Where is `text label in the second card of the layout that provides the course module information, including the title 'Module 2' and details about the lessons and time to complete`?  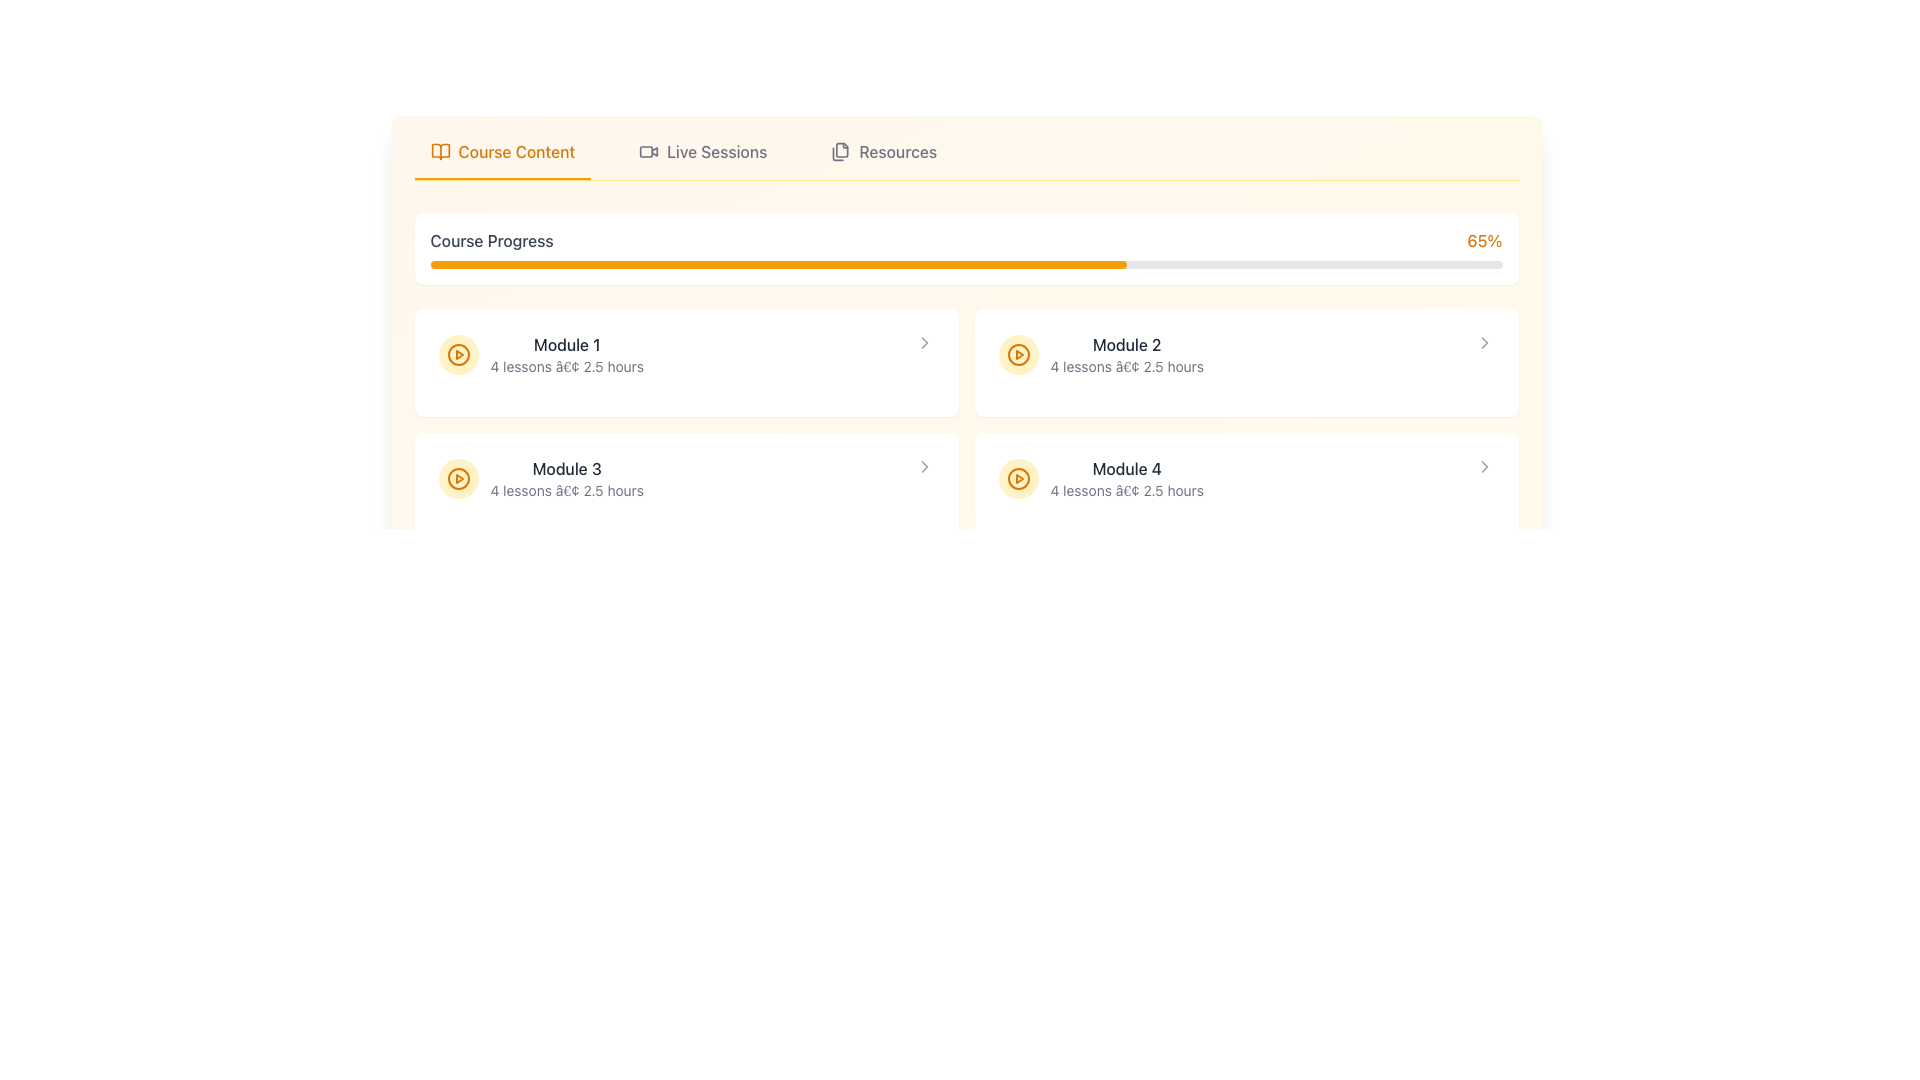
text label in the second card of the layout that provides the course module information, including the title 'Module 2' and details about the lessons and time to complete is located at coordinates (1127, 353).